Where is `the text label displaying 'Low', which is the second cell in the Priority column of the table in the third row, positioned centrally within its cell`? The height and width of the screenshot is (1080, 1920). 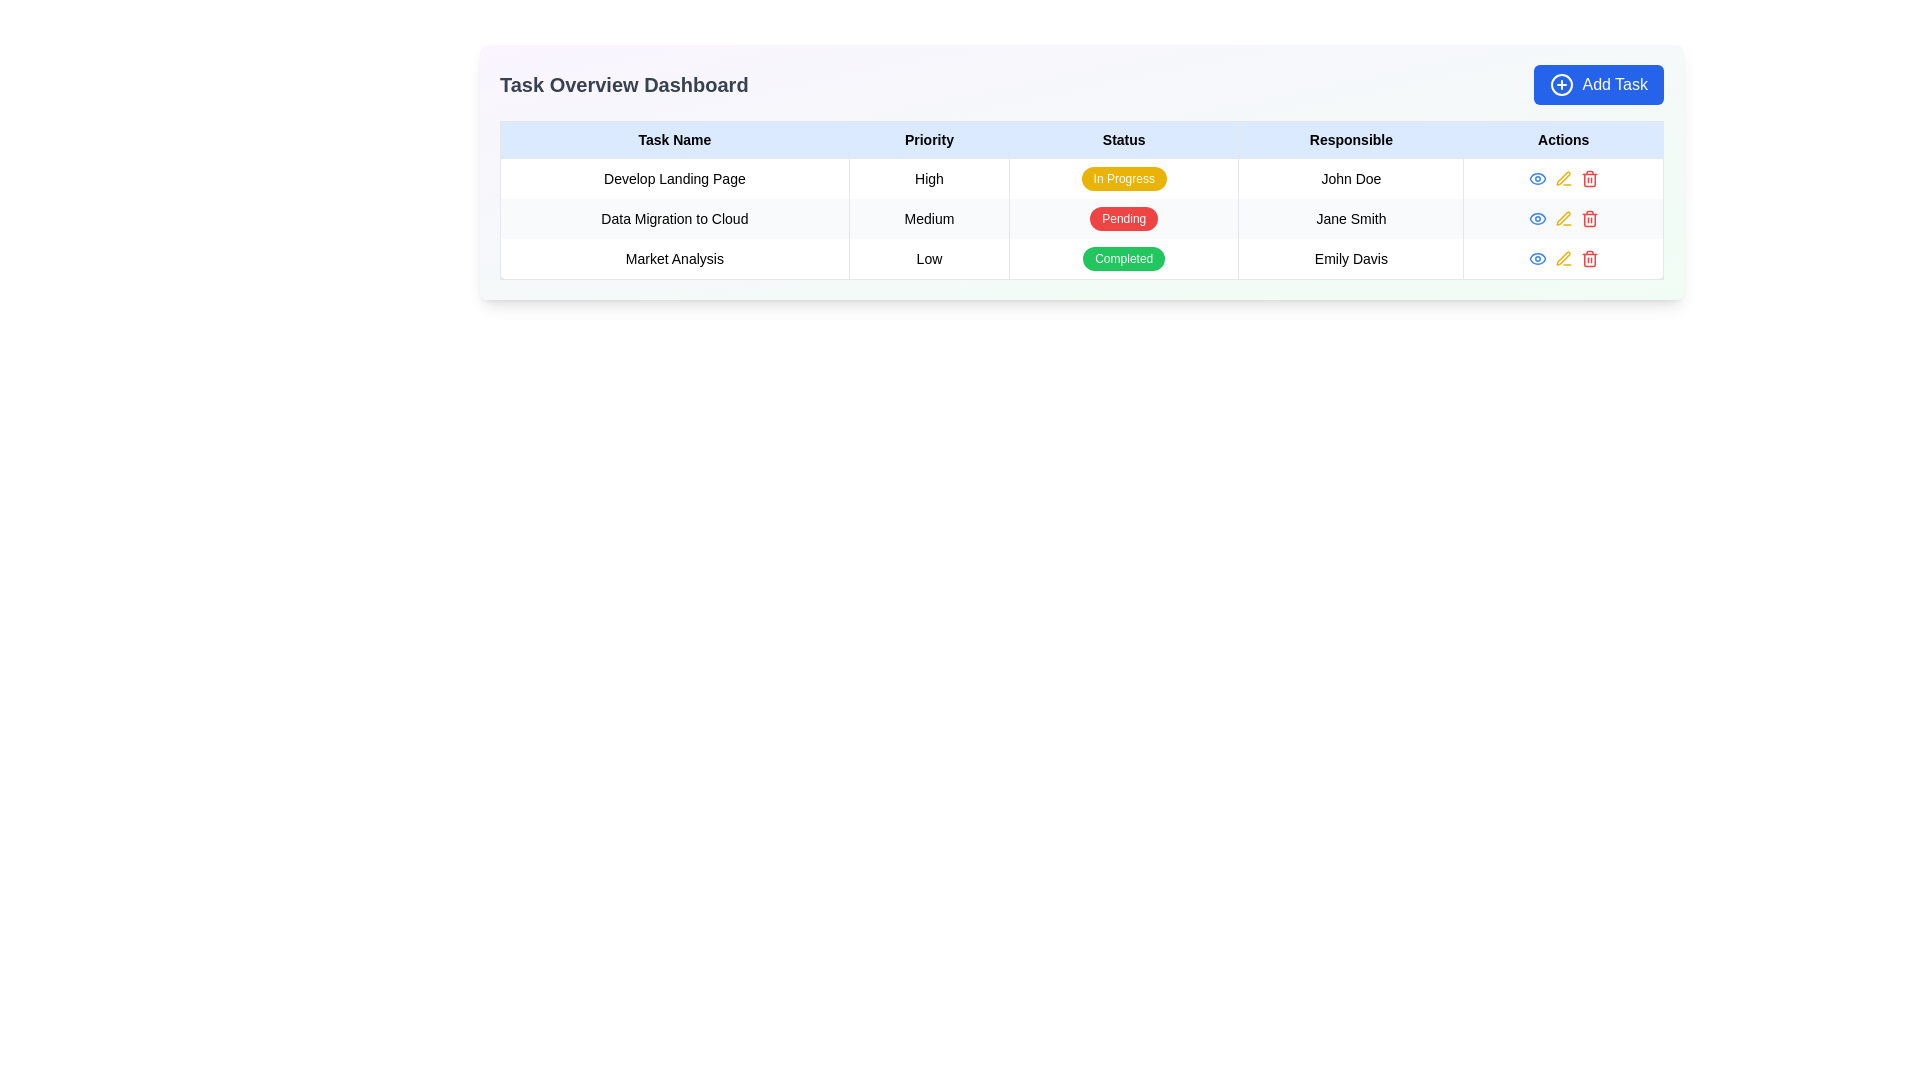
the text label displaying 'Low', which is the second cell in the Priority column of the table in the third row, positioned centrally within its cell is located at coordinates (928, 258).